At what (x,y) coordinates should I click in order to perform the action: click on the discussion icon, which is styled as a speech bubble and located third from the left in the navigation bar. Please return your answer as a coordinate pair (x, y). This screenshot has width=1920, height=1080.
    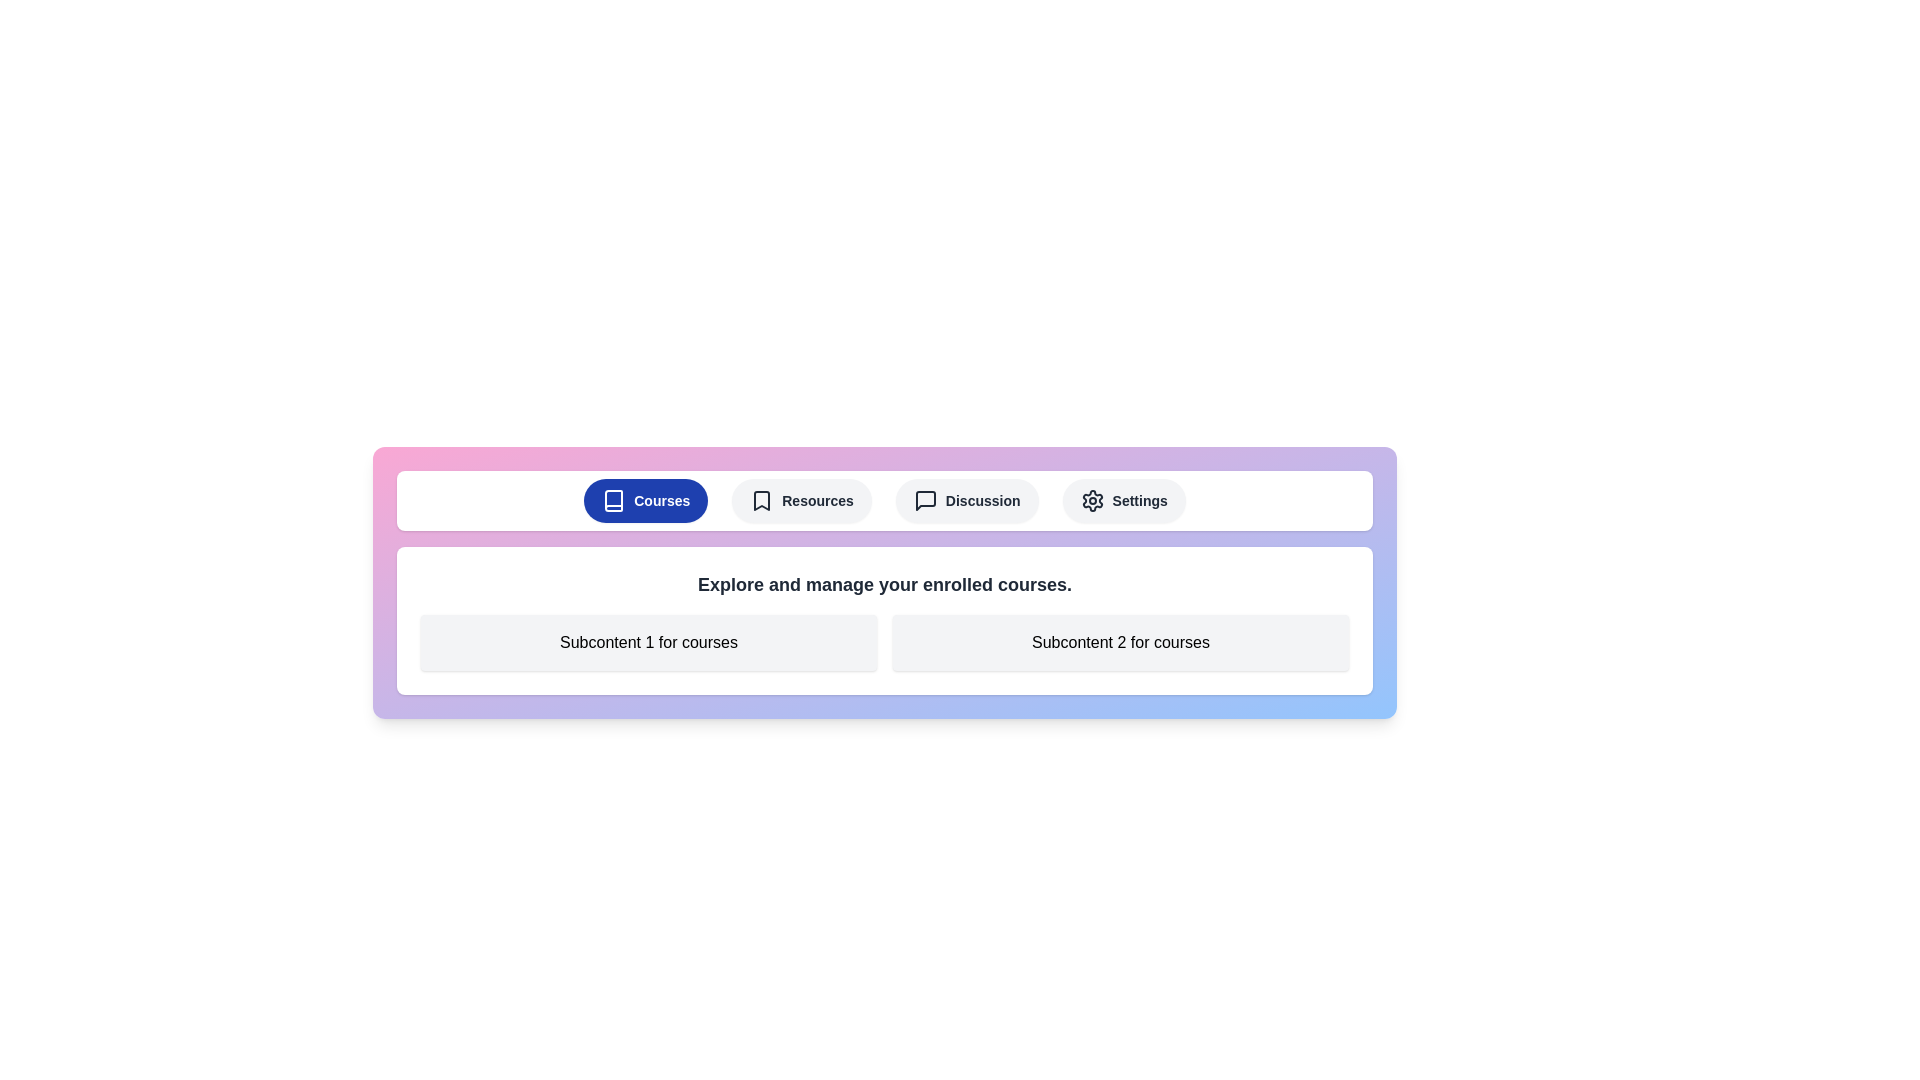
    Looking at the image, I should click on (924, 500).